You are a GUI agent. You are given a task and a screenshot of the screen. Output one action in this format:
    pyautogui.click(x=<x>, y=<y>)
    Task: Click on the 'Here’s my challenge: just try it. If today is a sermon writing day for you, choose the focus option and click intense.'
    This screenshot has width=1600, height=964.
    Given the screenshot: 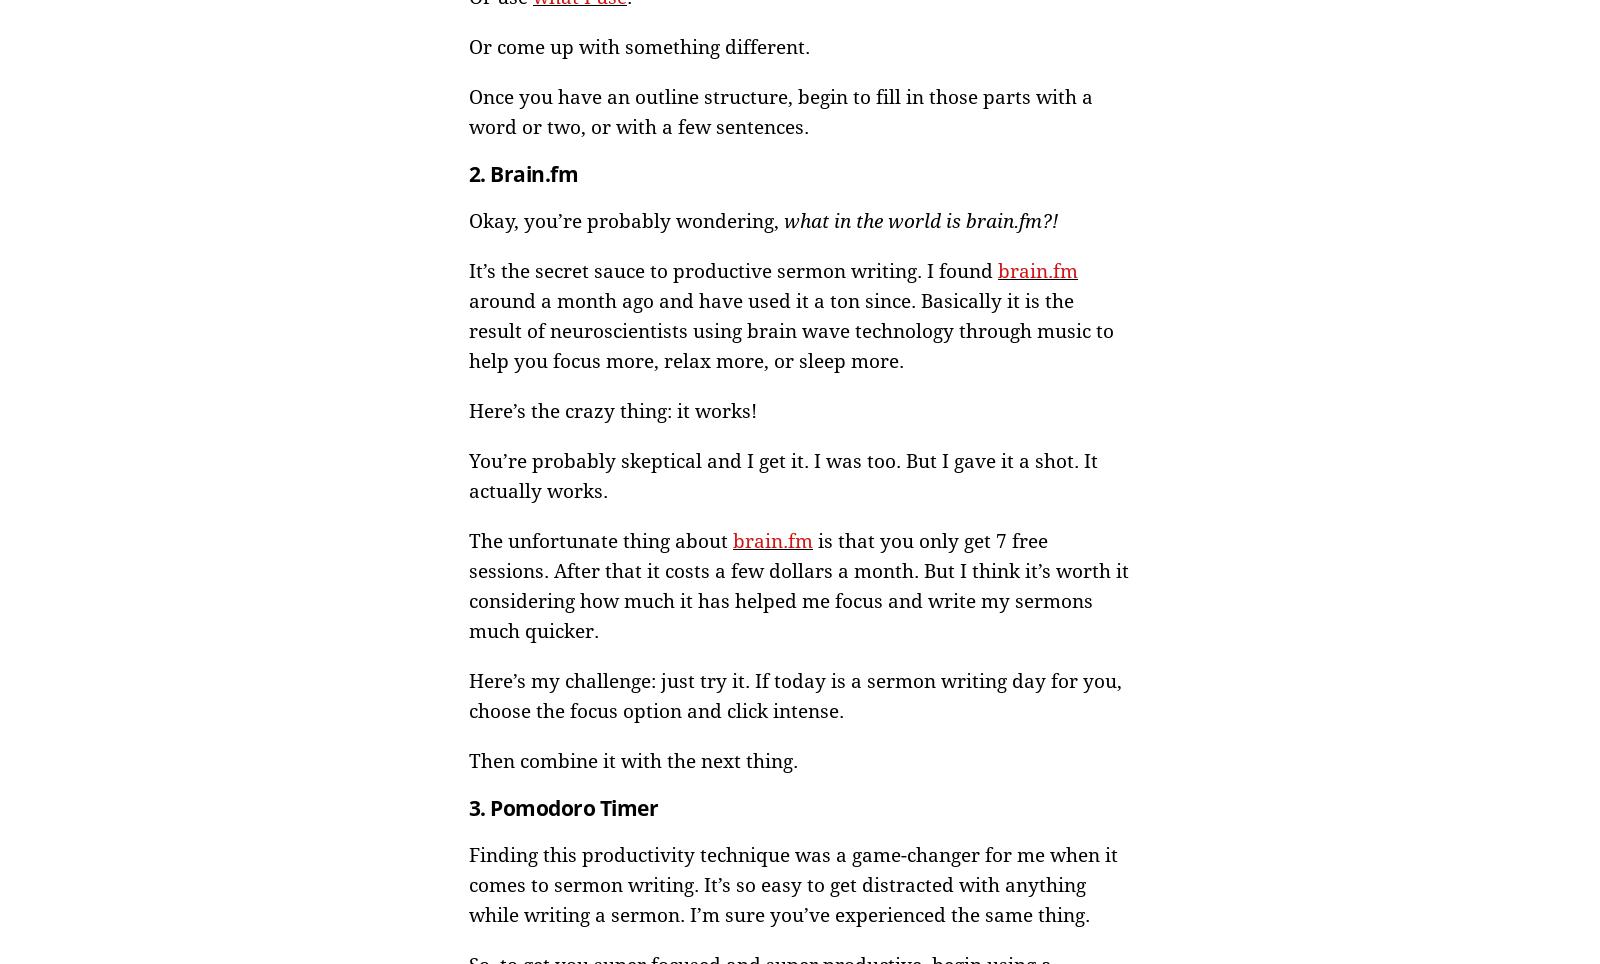 What is the action you would take?
    pyautogui.click(x=795, y=695)
    